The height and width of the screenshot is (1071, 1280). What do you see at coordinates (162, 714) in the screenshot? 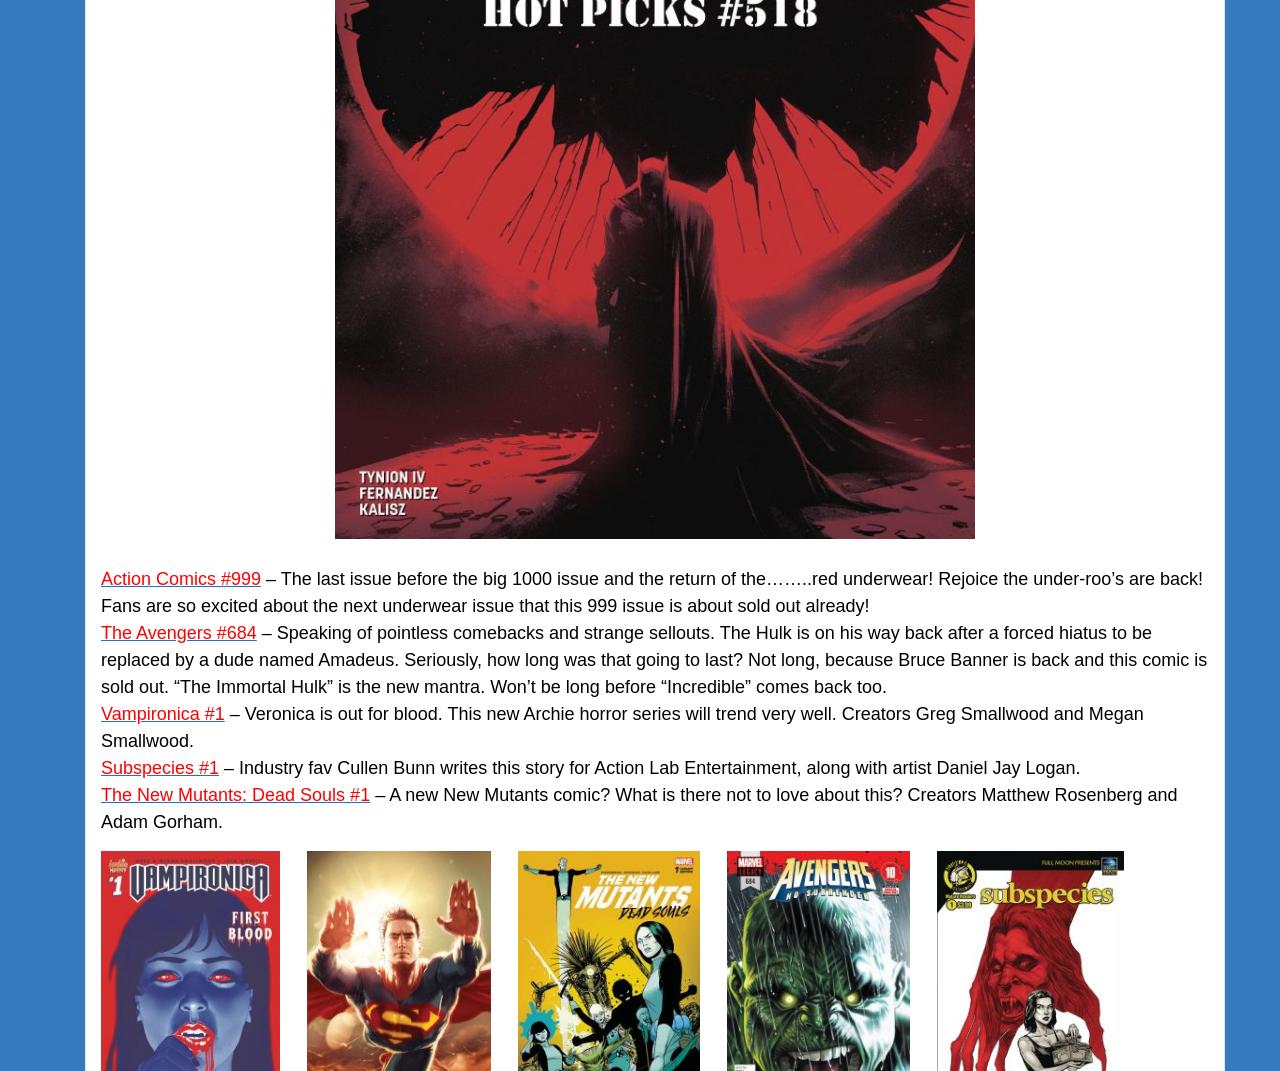
I see `'Vampironica #1'` at bounding box center [162, 714].